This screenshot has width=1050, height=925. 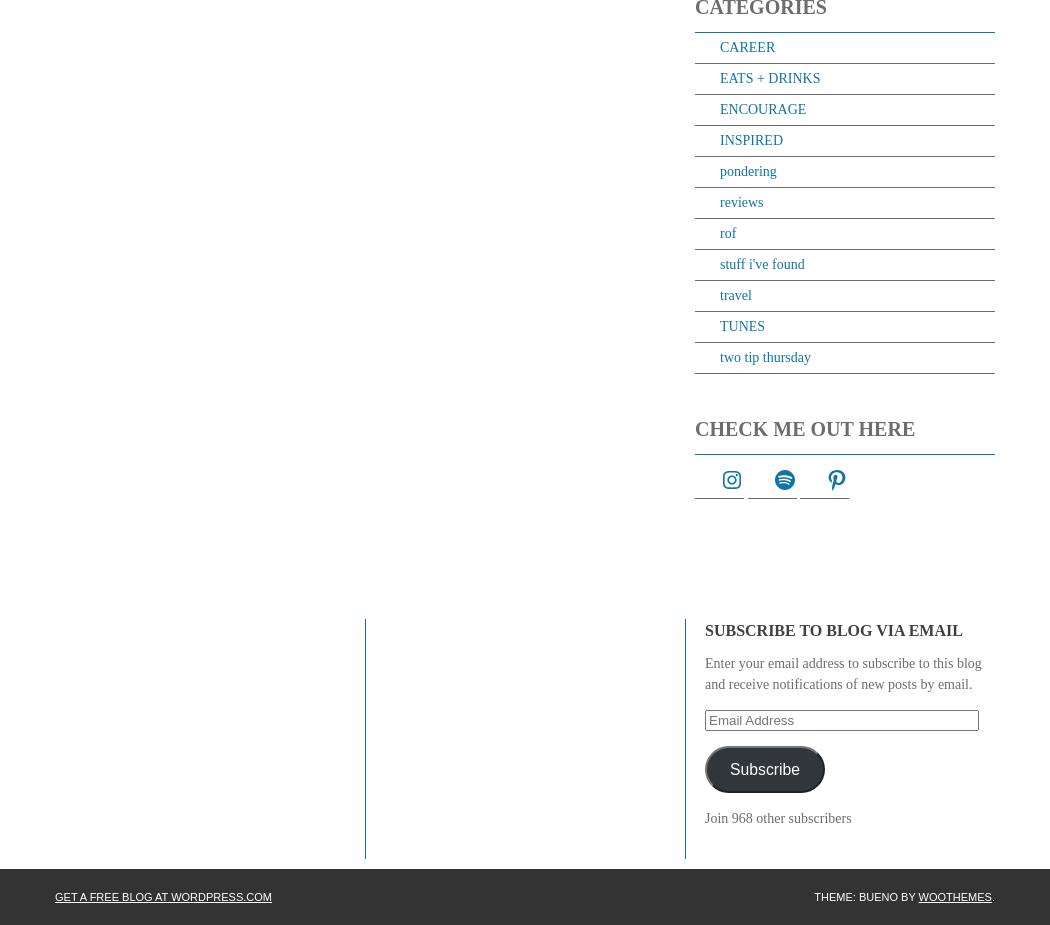 I want to click on 'stuff i've found', so click(x=761, y=263).